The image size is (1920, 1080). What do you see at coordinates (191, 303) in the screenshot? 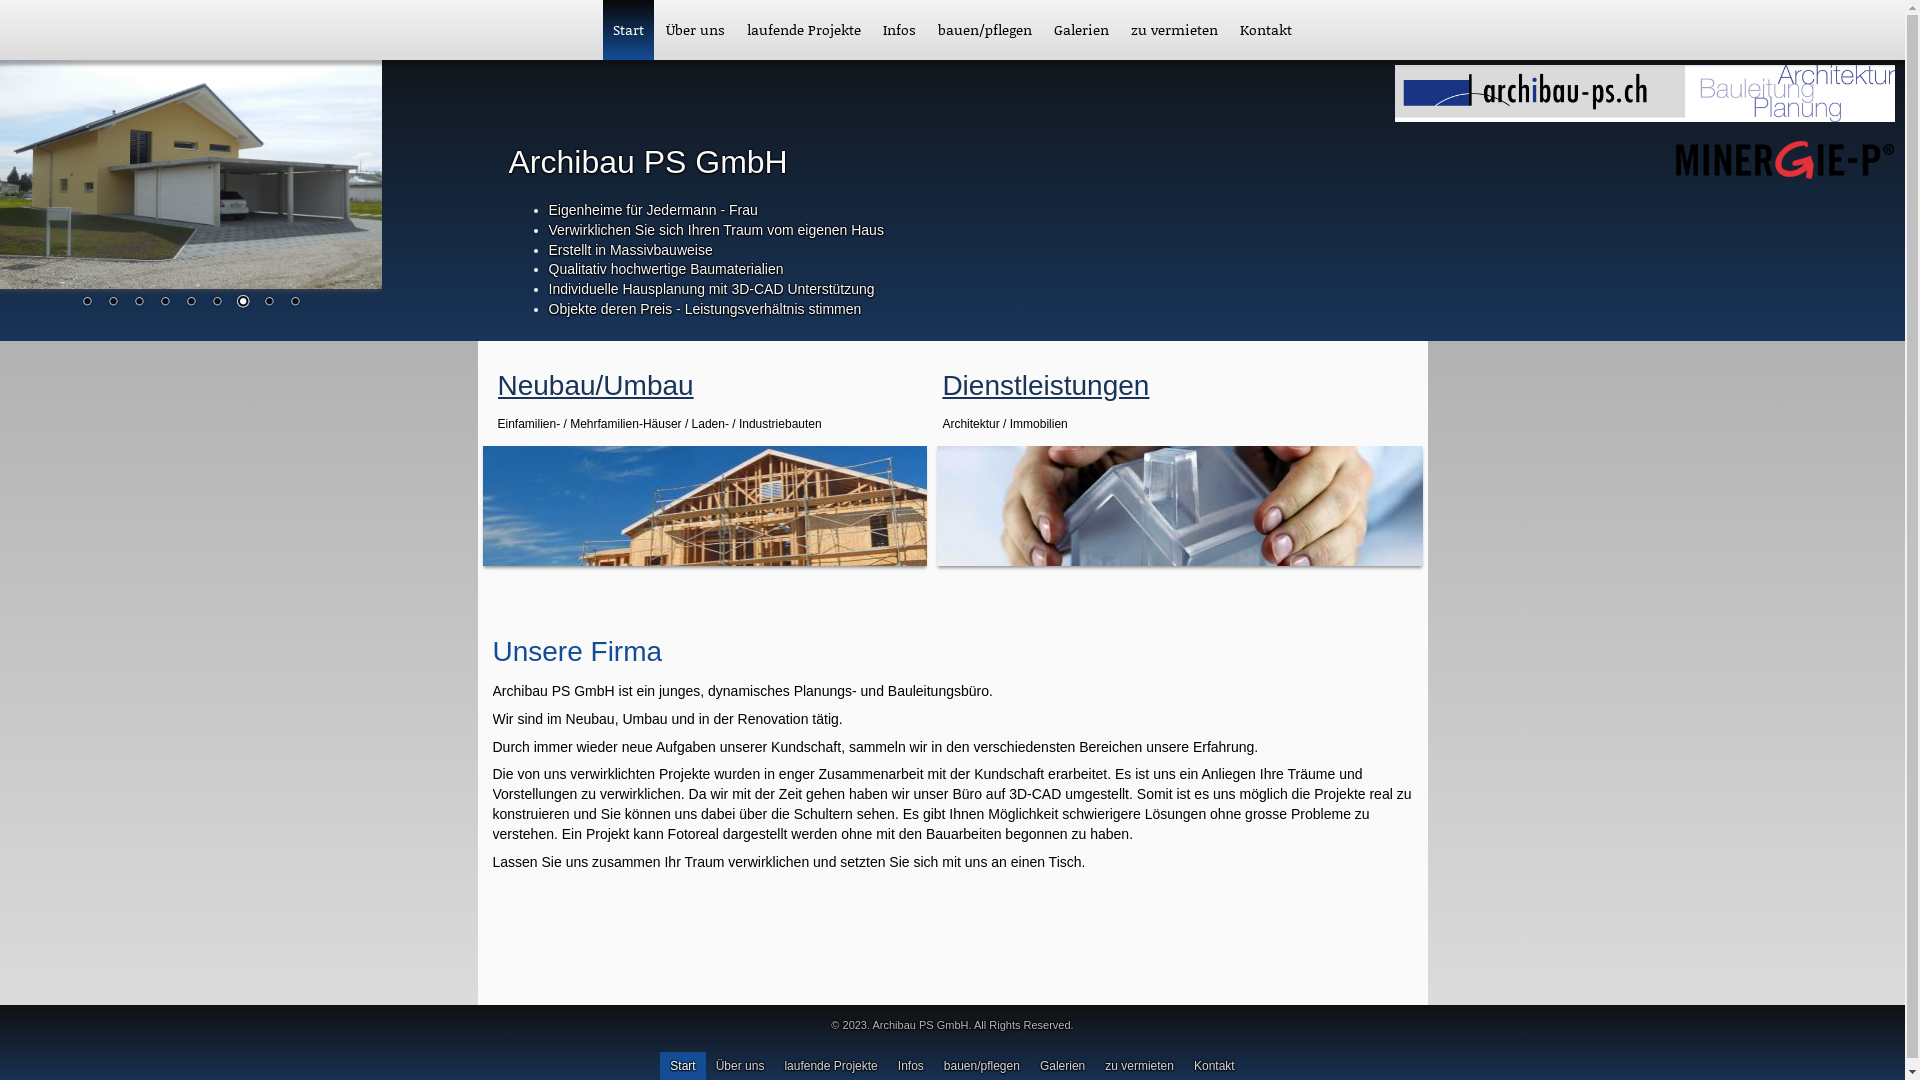
I see `'5'` at bounding box center [191, 303].